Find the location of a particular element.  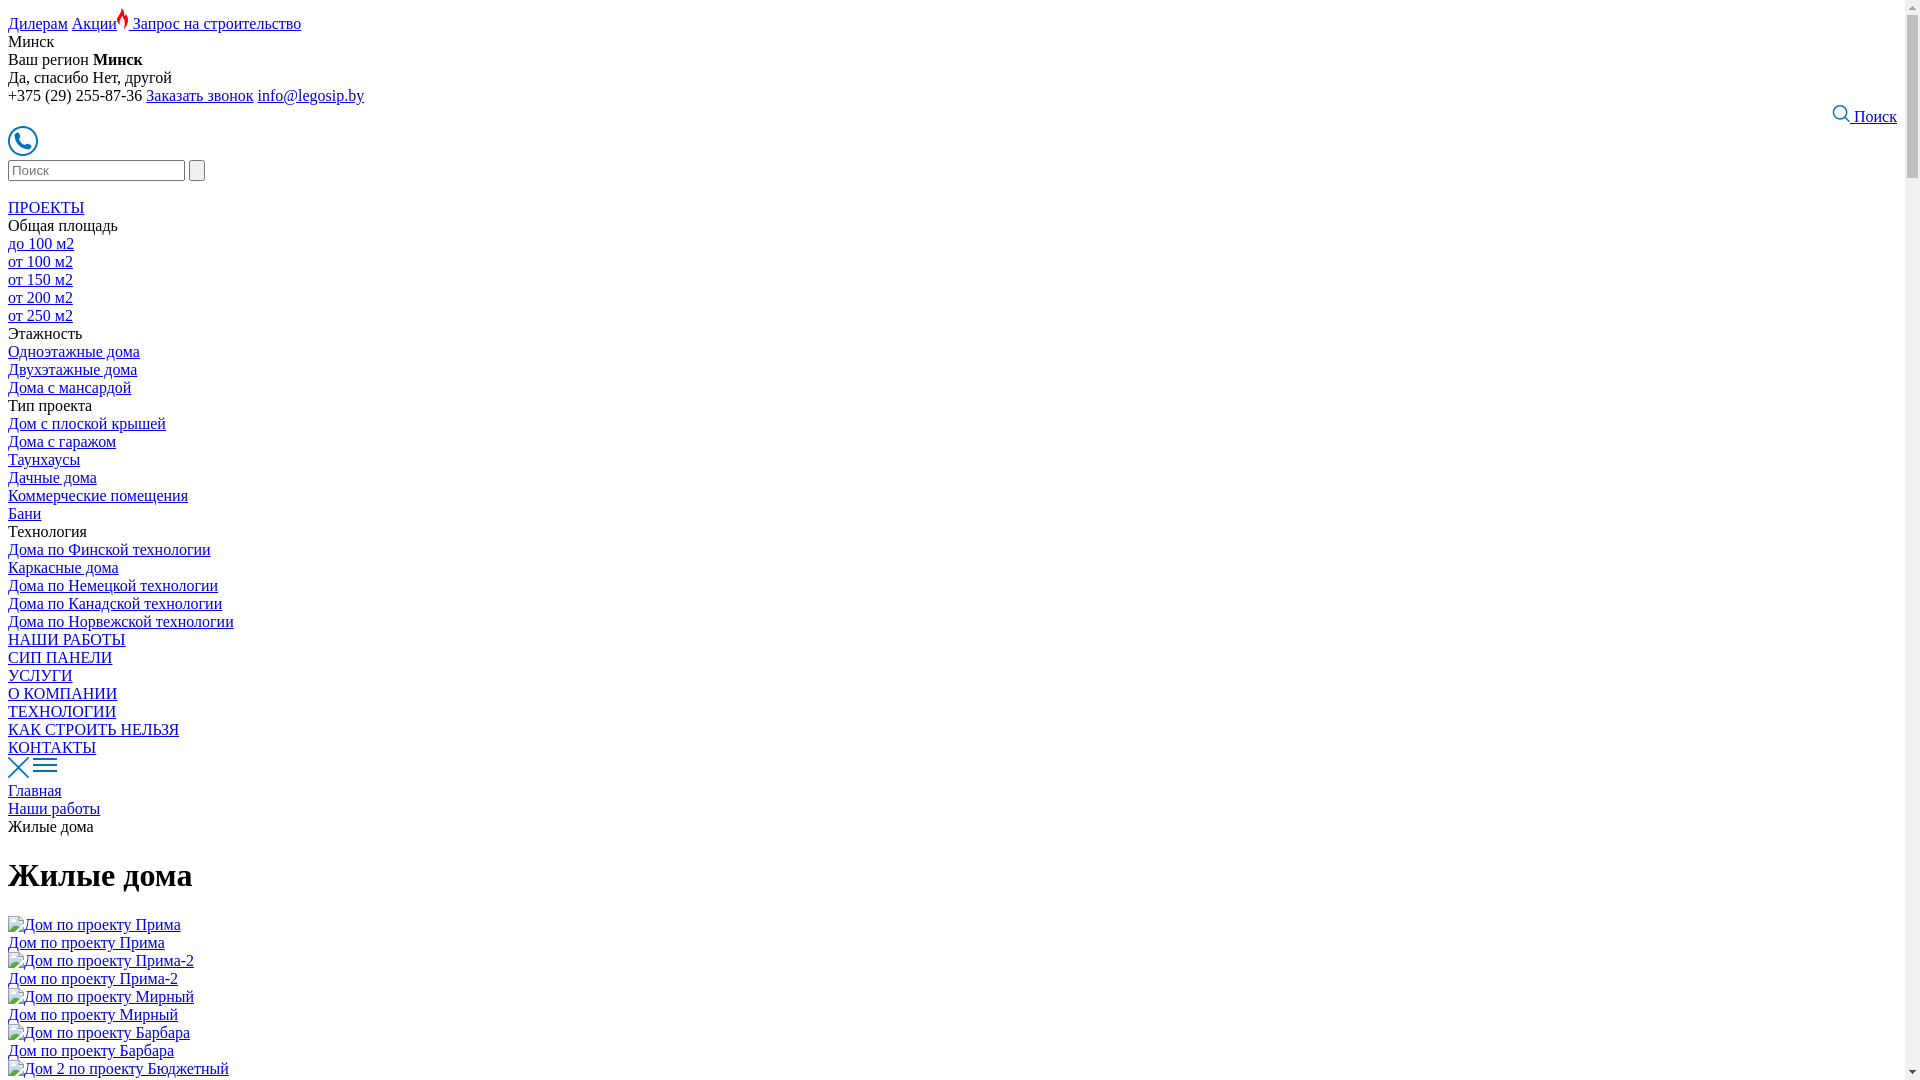

'+375 (29) 255-87-36' is located at coordinates (75, 95).